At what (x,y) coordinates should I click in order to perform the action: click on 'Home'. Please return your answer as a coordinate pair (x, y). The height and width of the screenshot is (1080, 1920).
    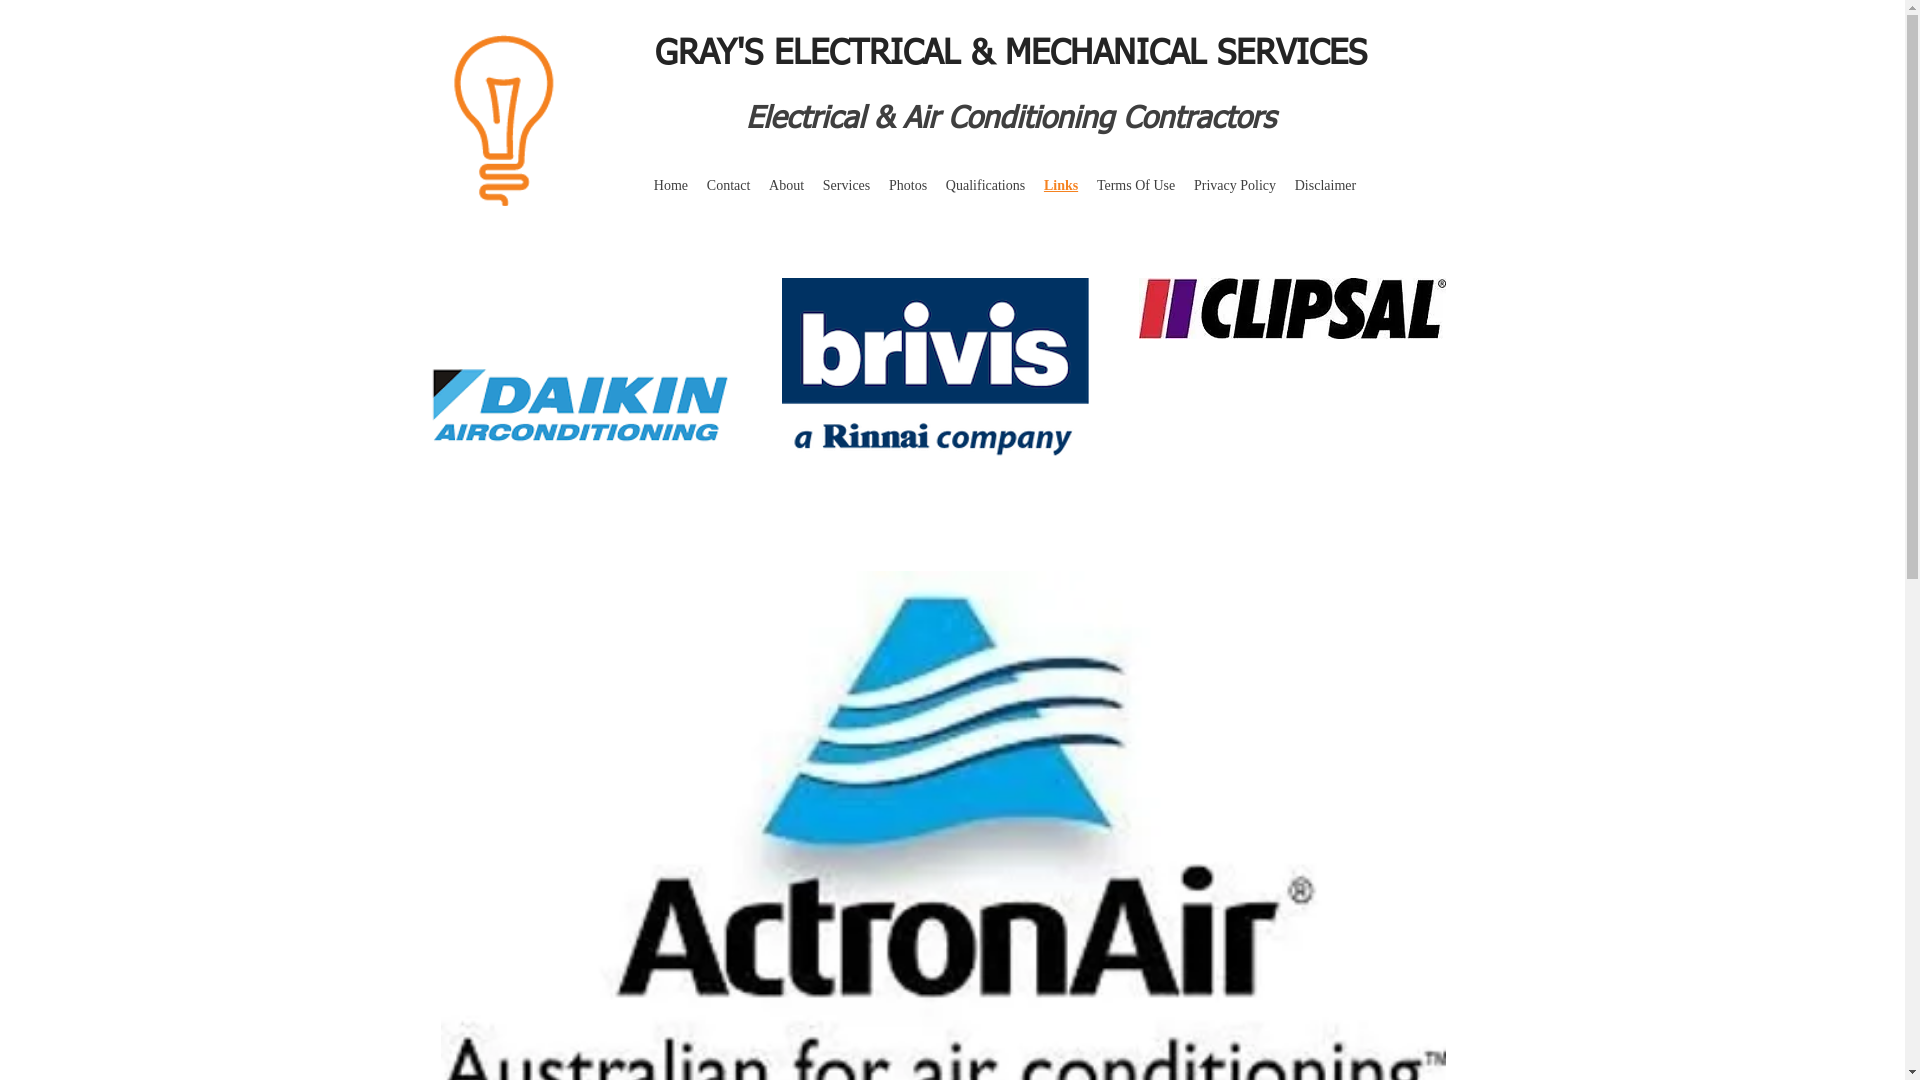
    Looking at the image, I should click on (670, 185).